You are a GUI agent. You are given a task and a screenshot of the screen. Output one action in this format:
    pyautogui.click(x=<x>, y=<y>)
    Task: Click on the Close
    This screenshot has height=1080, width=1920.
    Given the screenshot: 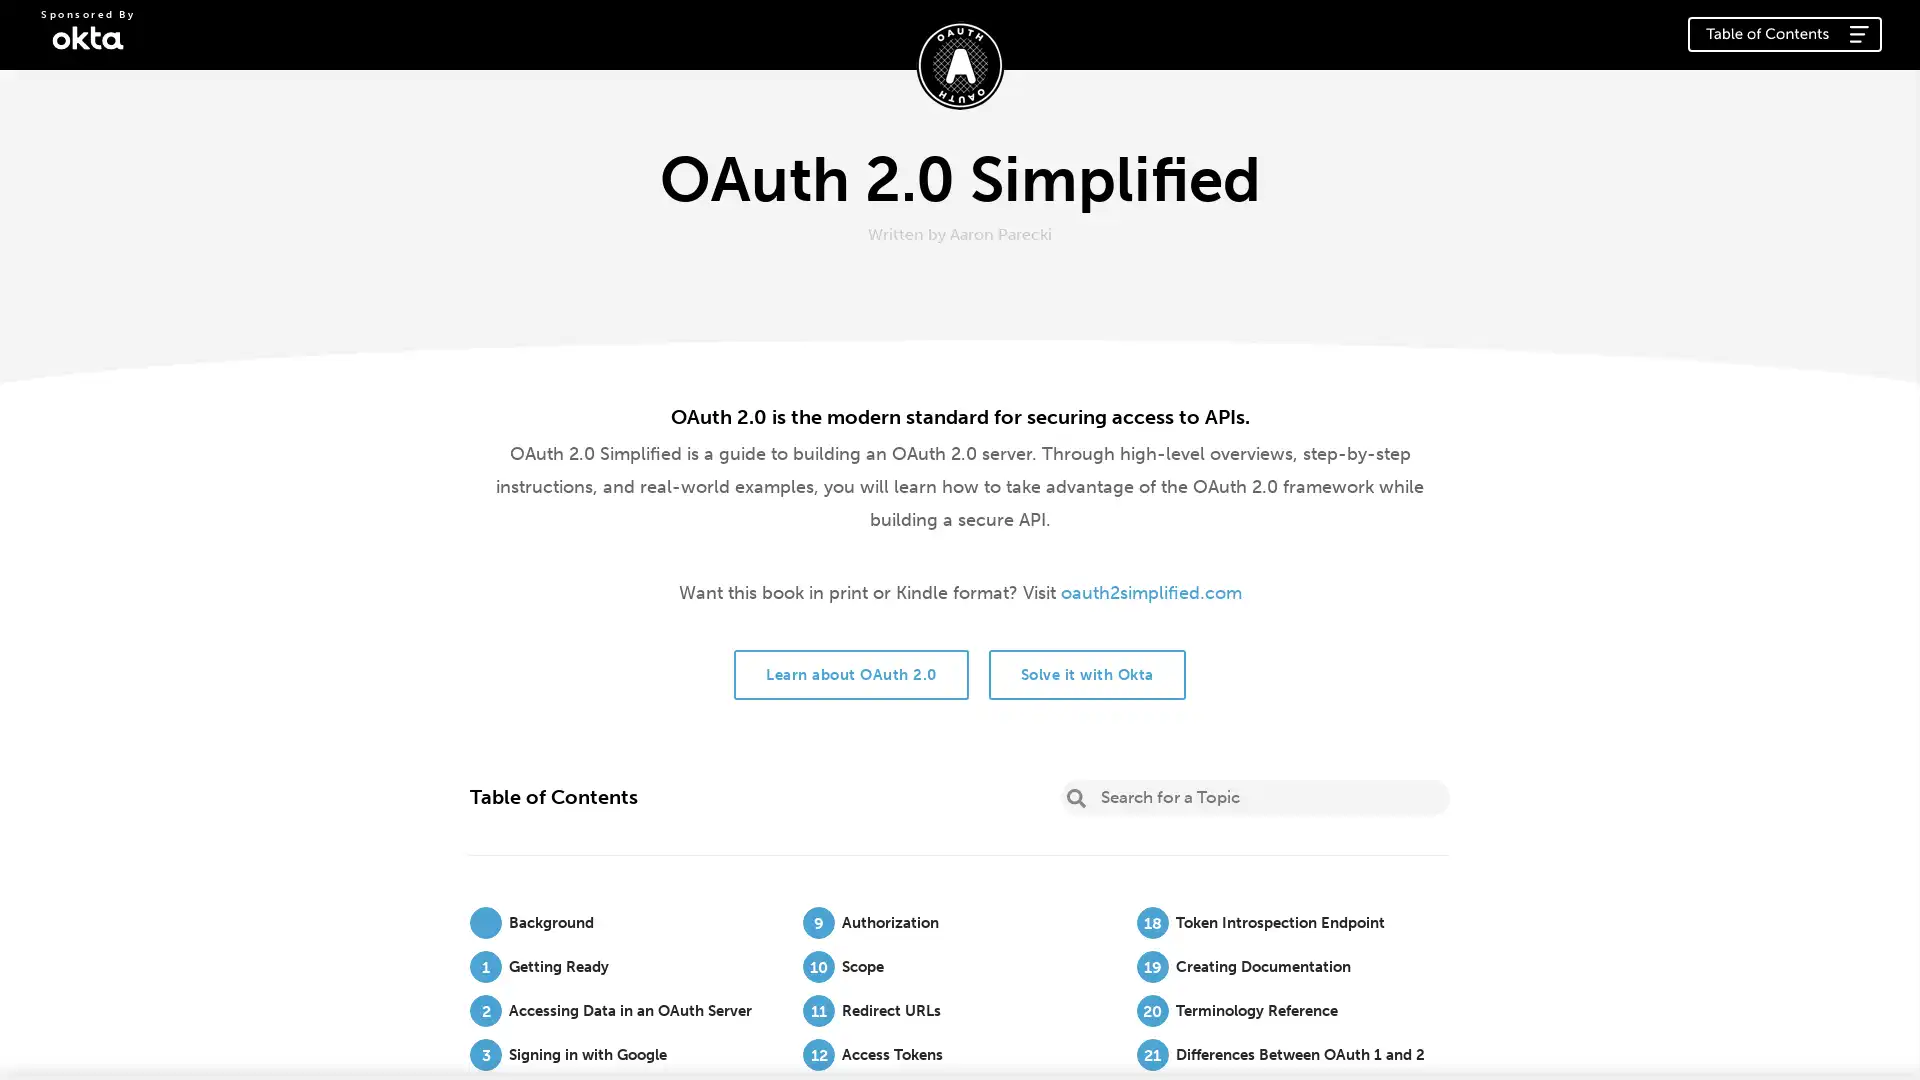 What is the action you would take?
    pyautogui.click(x=1876, y=1035)
    